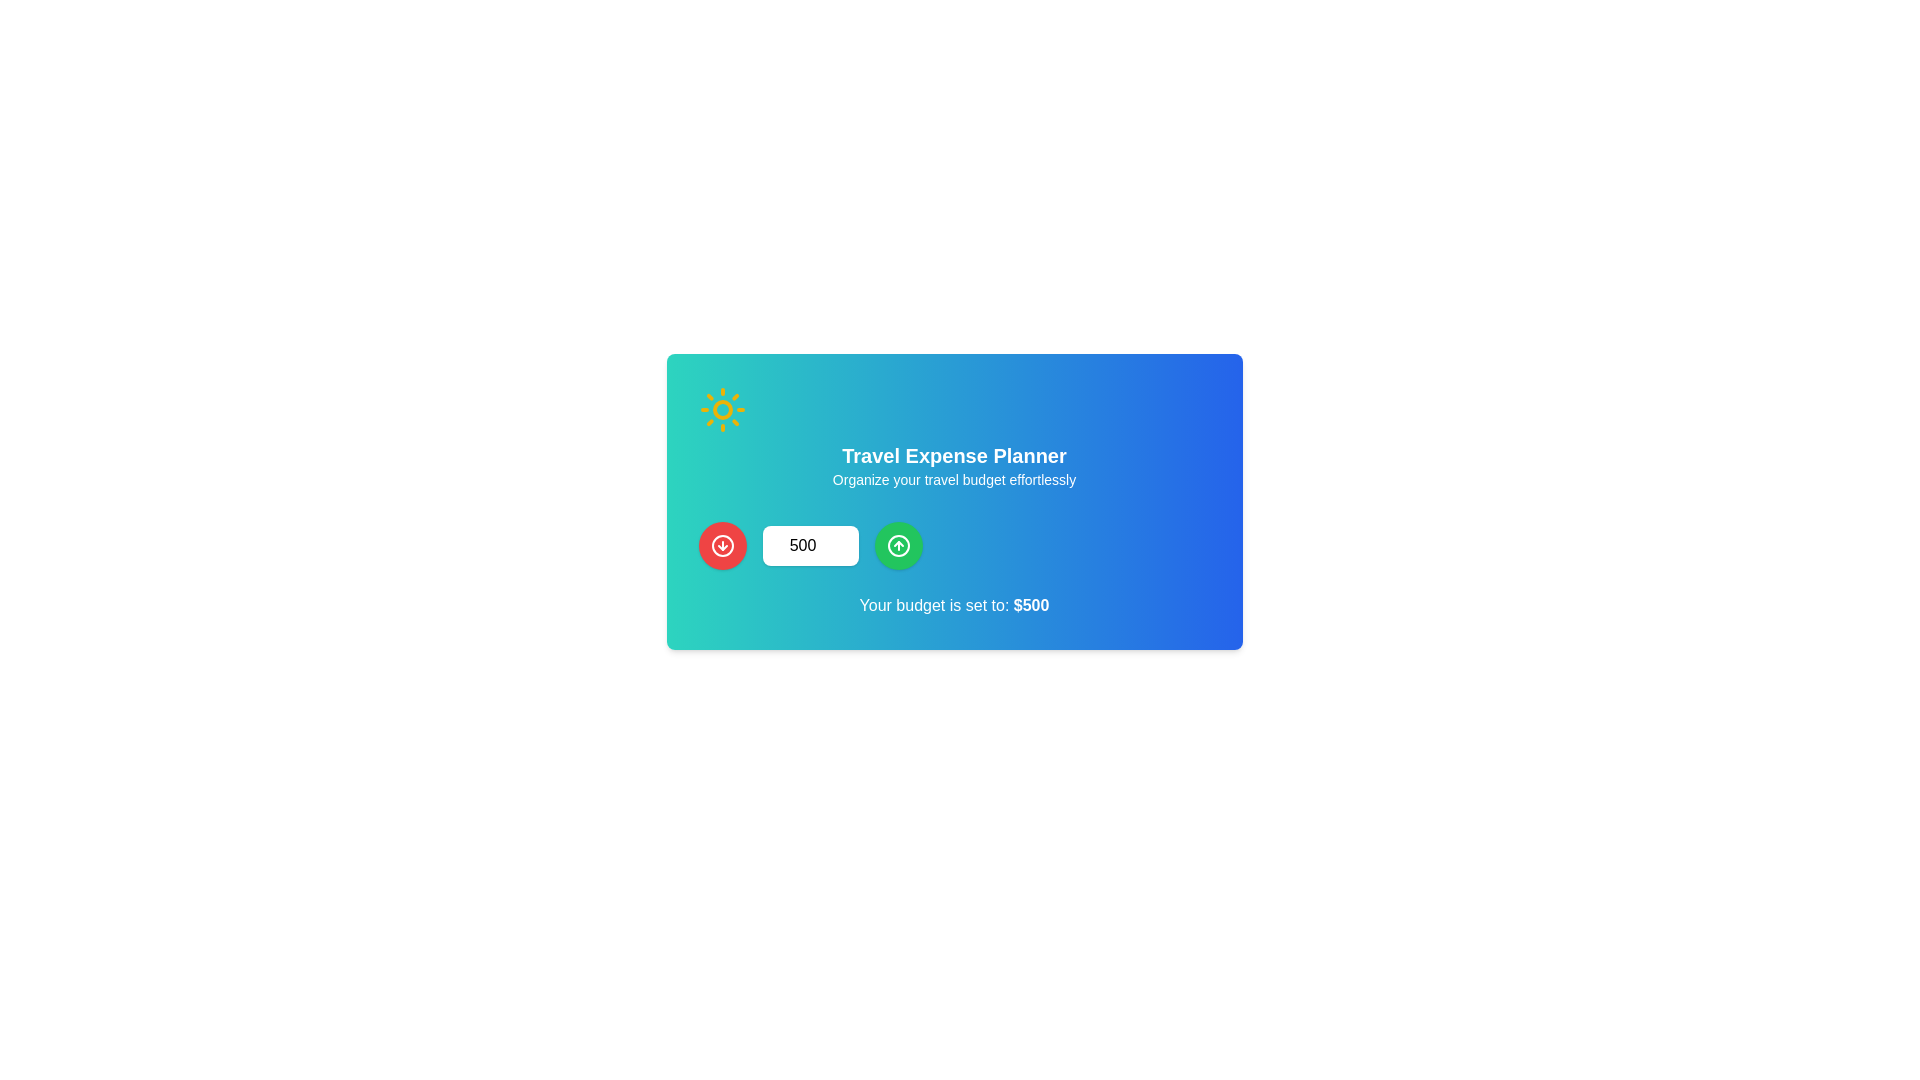 Image resolution: width=1920 pixels, height=1080 pixels. Describe the element at coordinates (721, 408) in the screenshot. I see `the sun icon, which is a decorative graphic located at the top-left of the 'Travel Expense Planner' card, distinguished by its yellow color and clean outline against a green background` at that location.